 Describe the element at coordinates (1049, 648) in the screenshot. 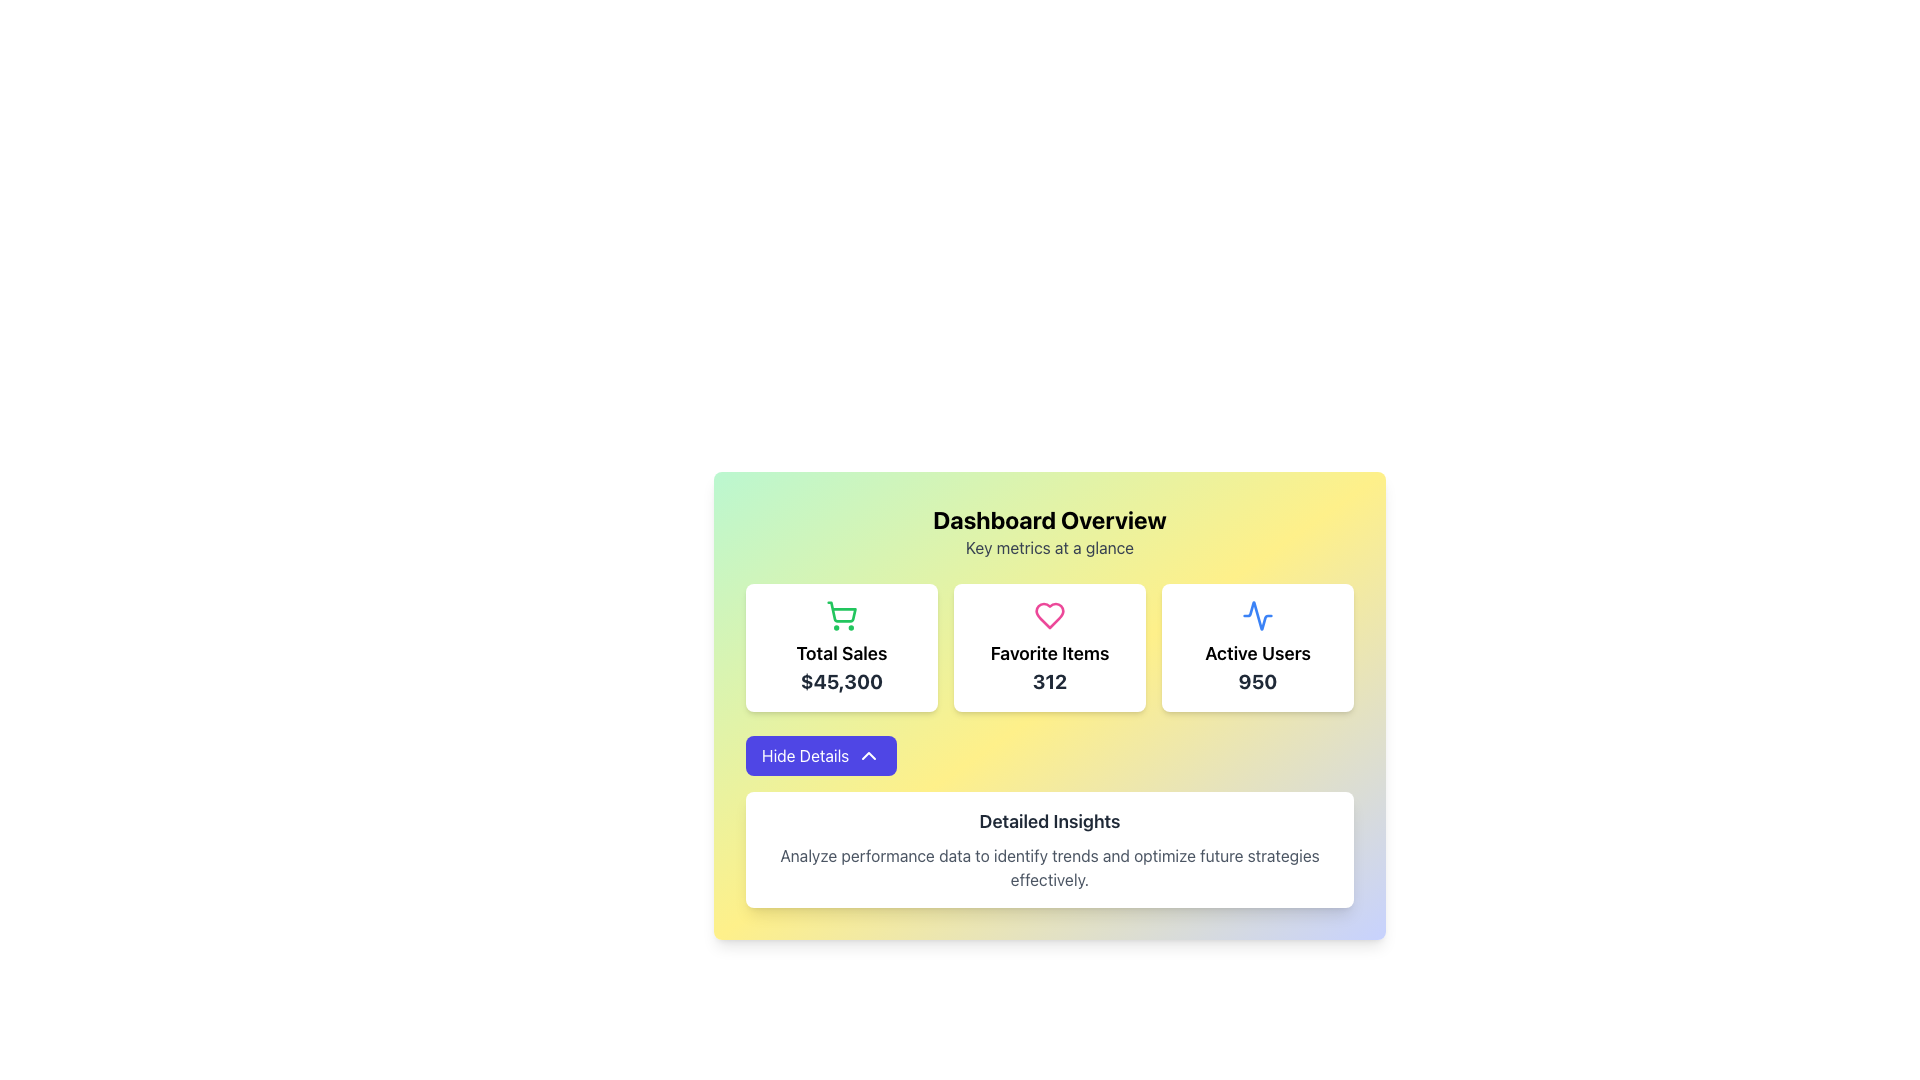

I see `the 'Favorite Items' card that has a white background, rounded corners, and a pink heart icon at the top` at that location.